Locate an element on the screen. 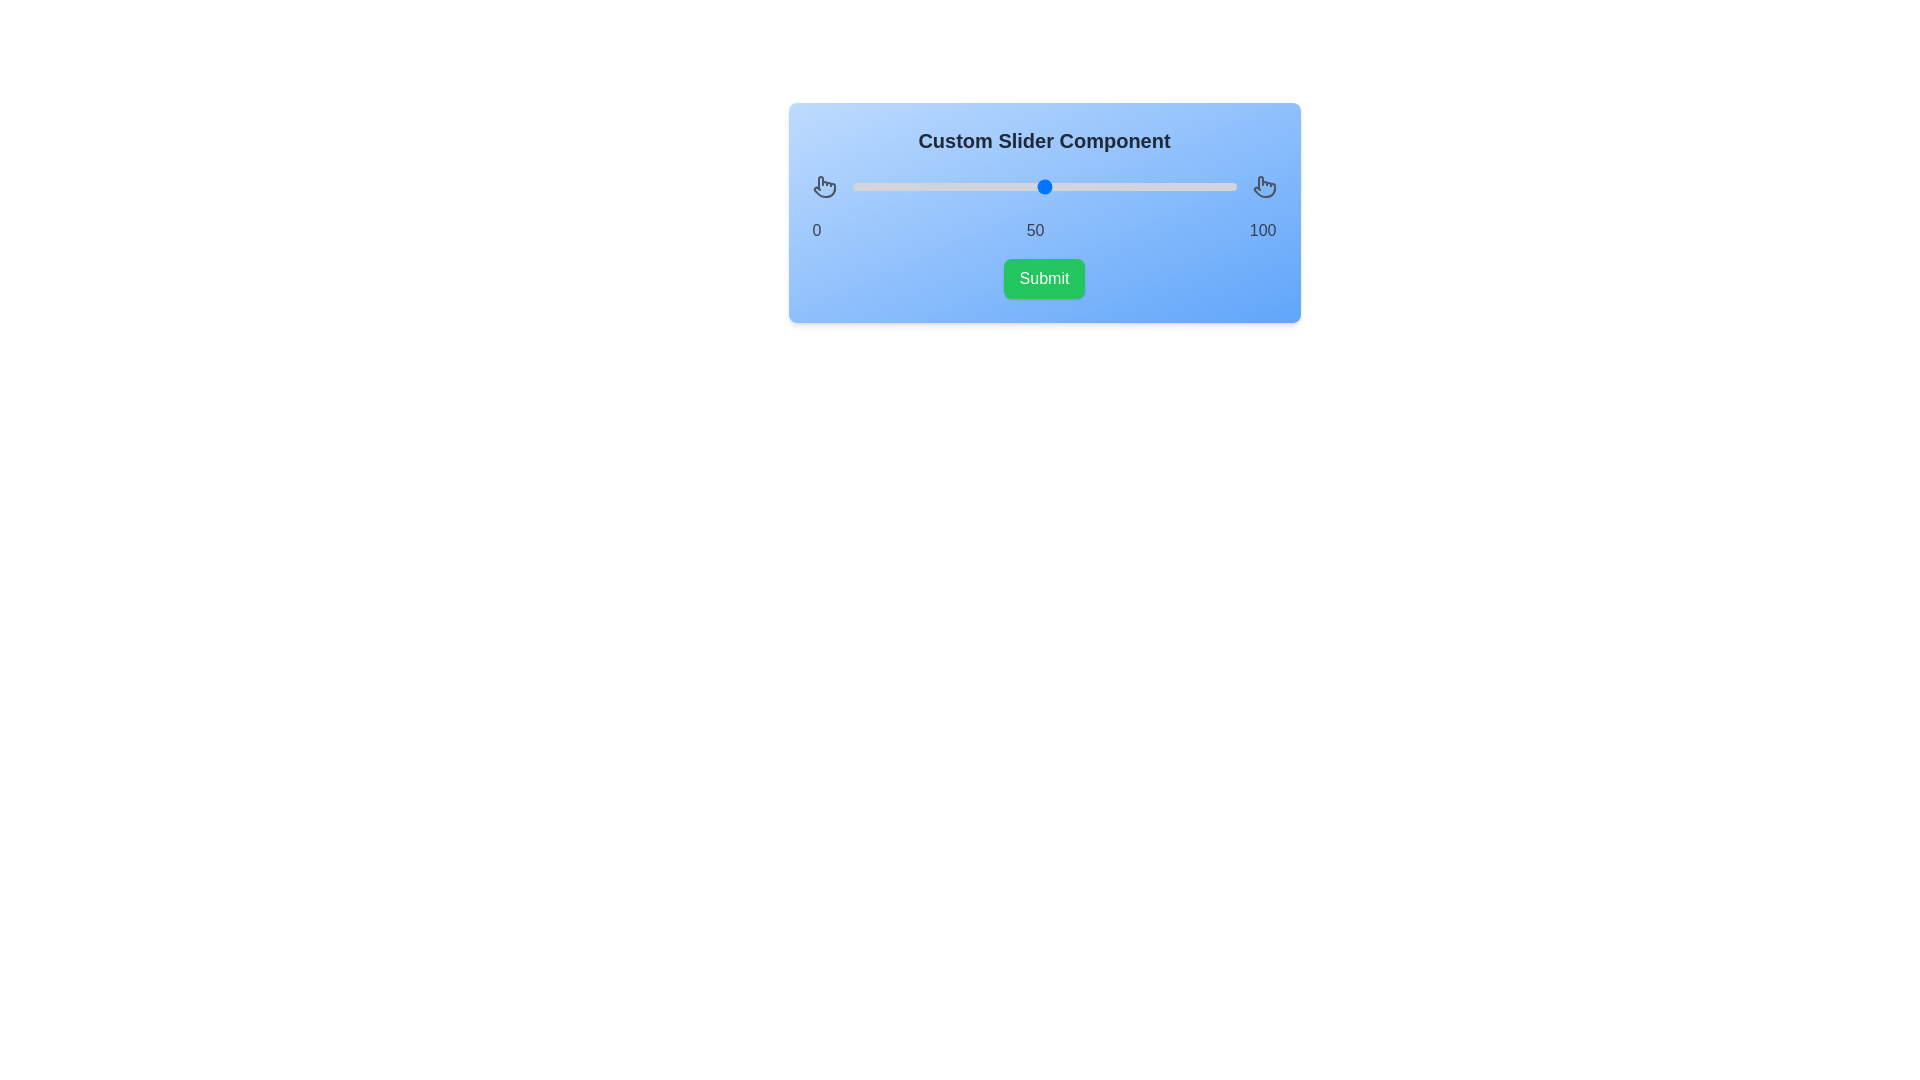 The width and height of the screenshot is (1920, 1080). the title text area to view the component title is located at coordinates (1043, 140).